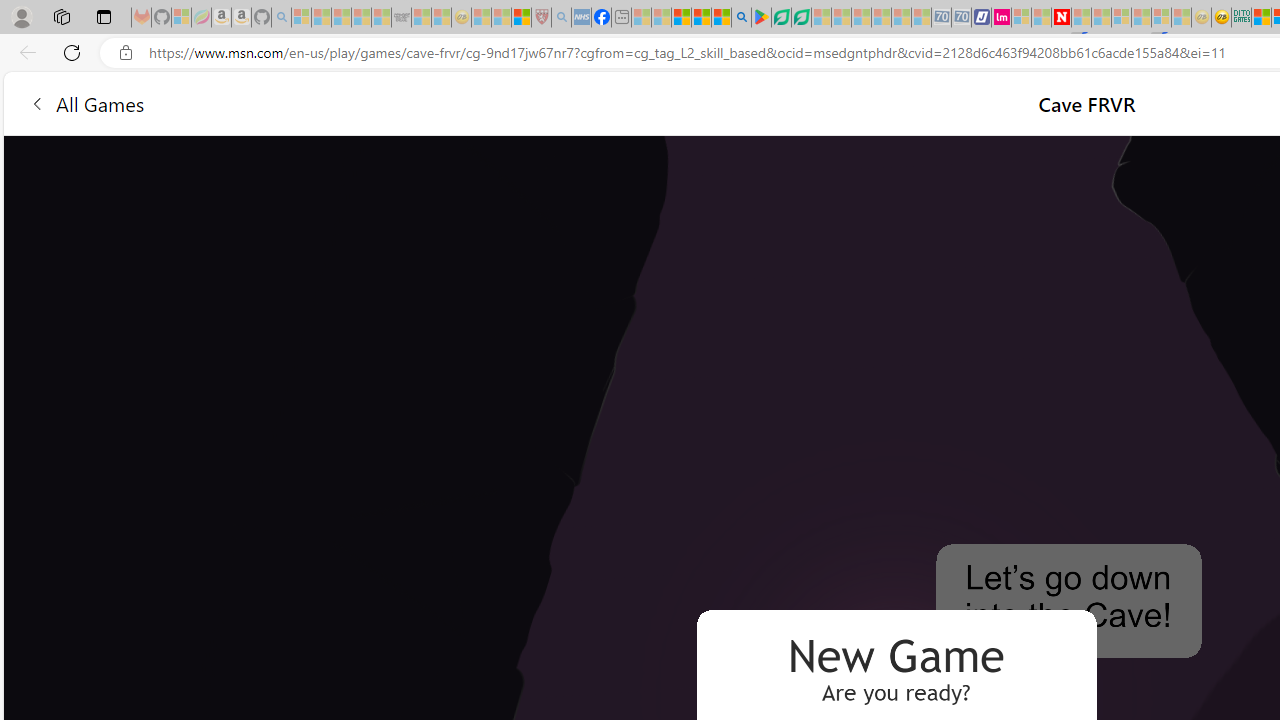  I want to click on 'Pets - MSN', so click(701, 17).